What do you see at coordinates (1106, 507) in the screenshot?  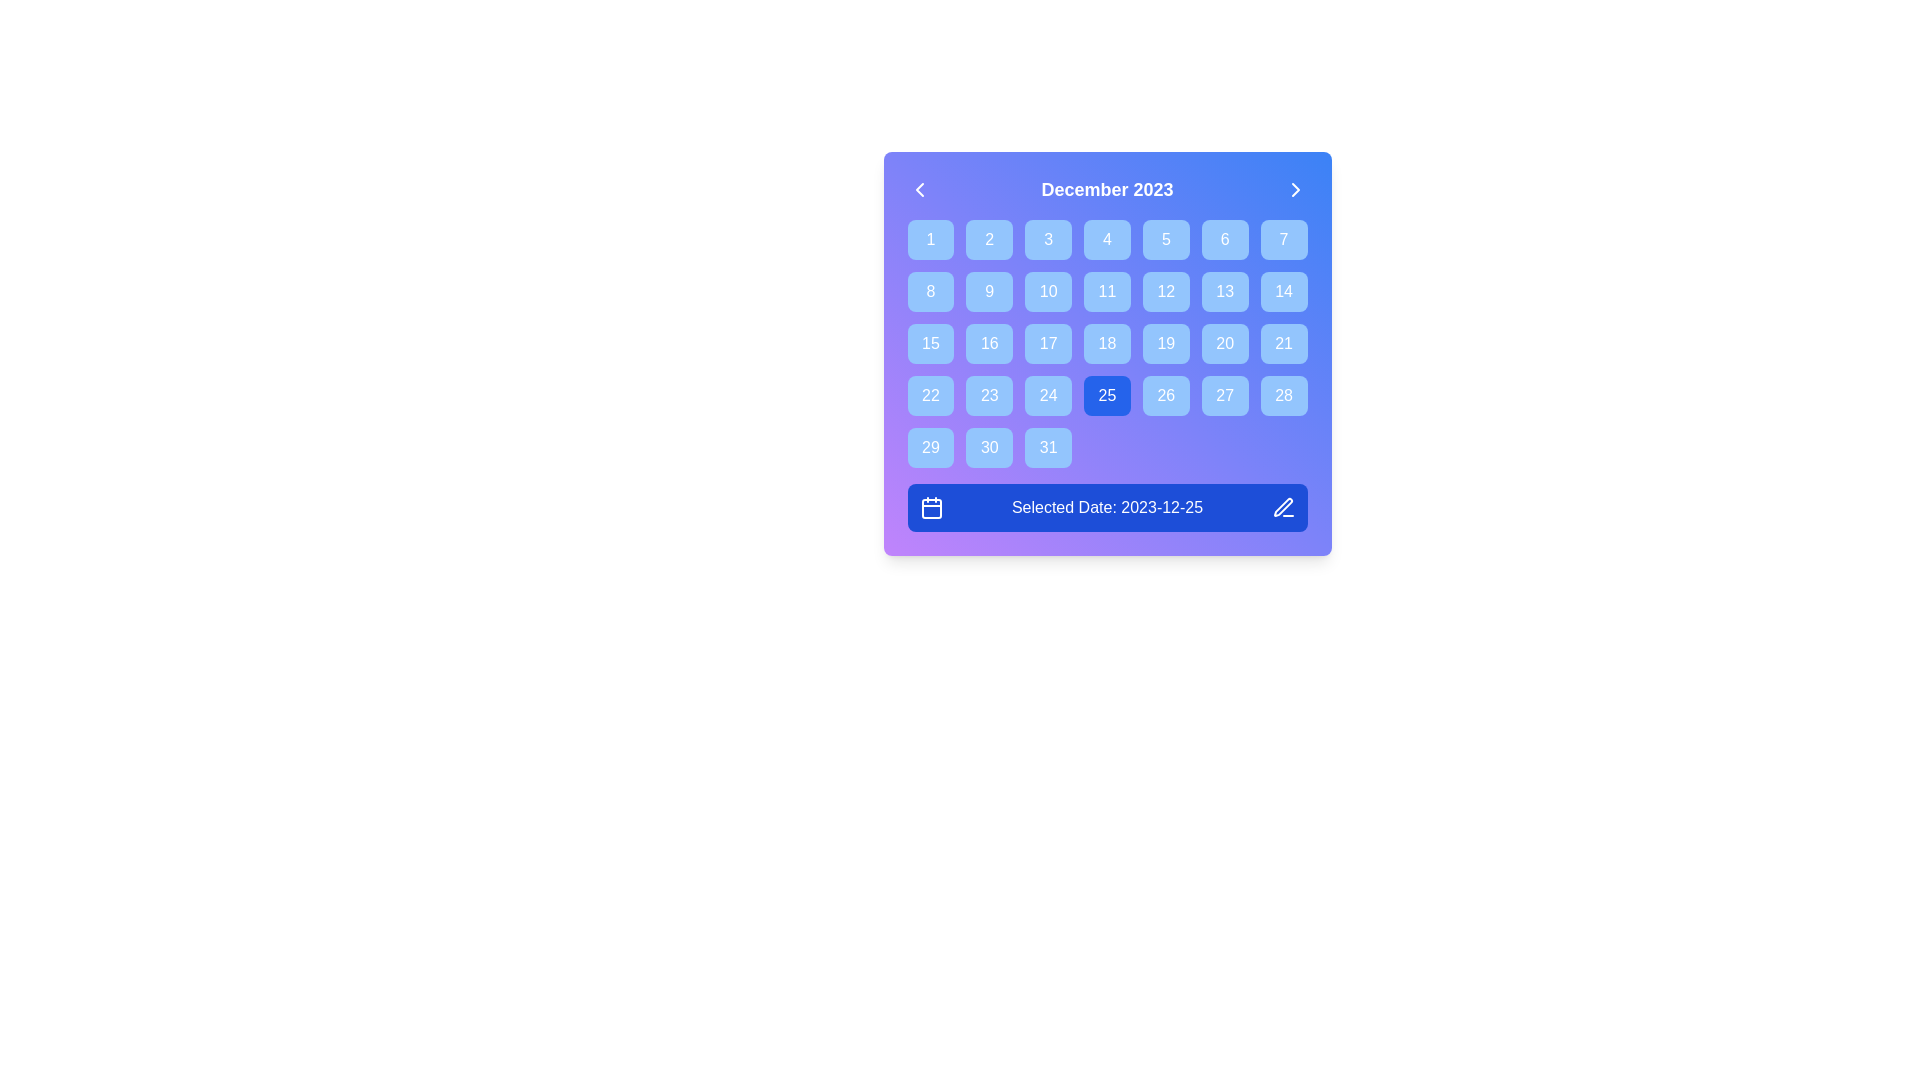 I see `the text label displaying 'Selected Date: 2023-12-25', which is centrally aligned in a blue rounded rectangle, located in the lower section of the calendar interface` at bounding box center [1106, 507].